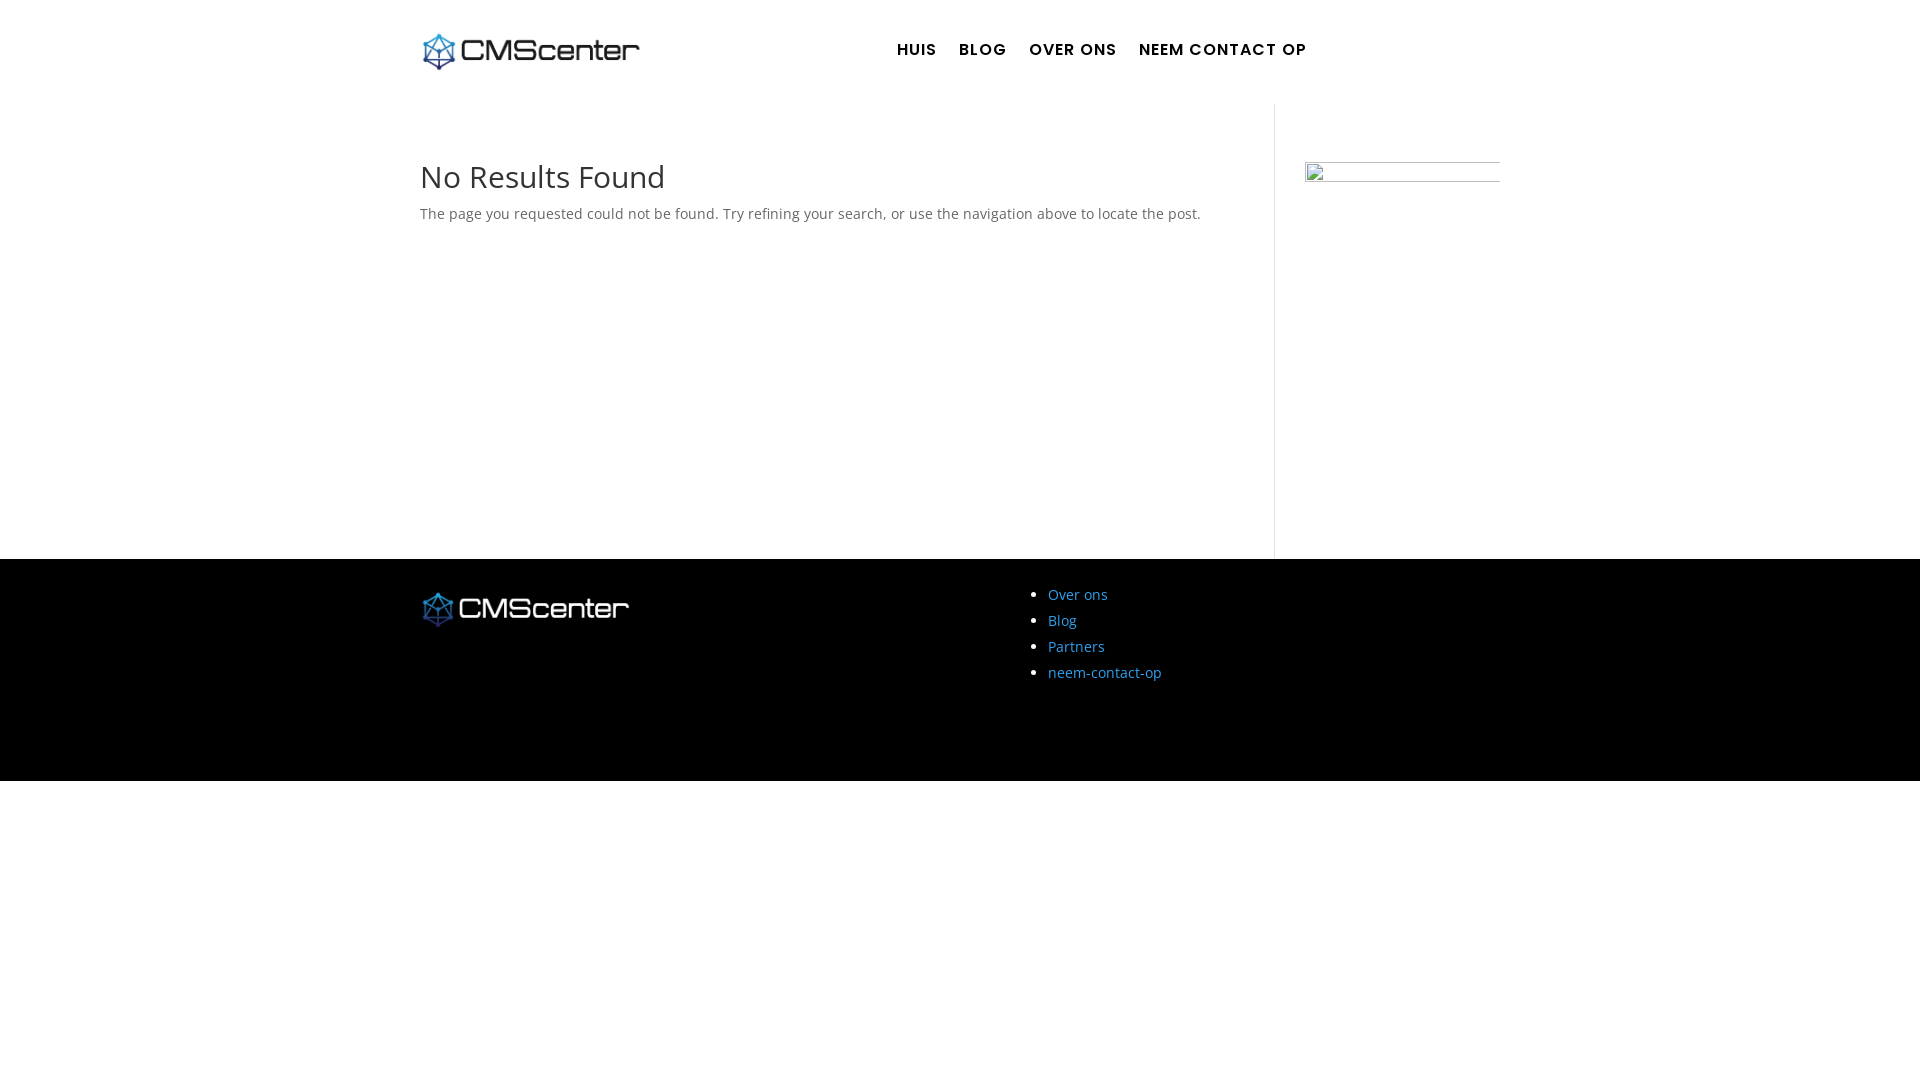 Image resolution: width=1920 pixels, height=1080 pixels. What do you see at coordinates (1075, 646) in the screenshot?
I see `'Partners'` at bounding box center [1075, 646].